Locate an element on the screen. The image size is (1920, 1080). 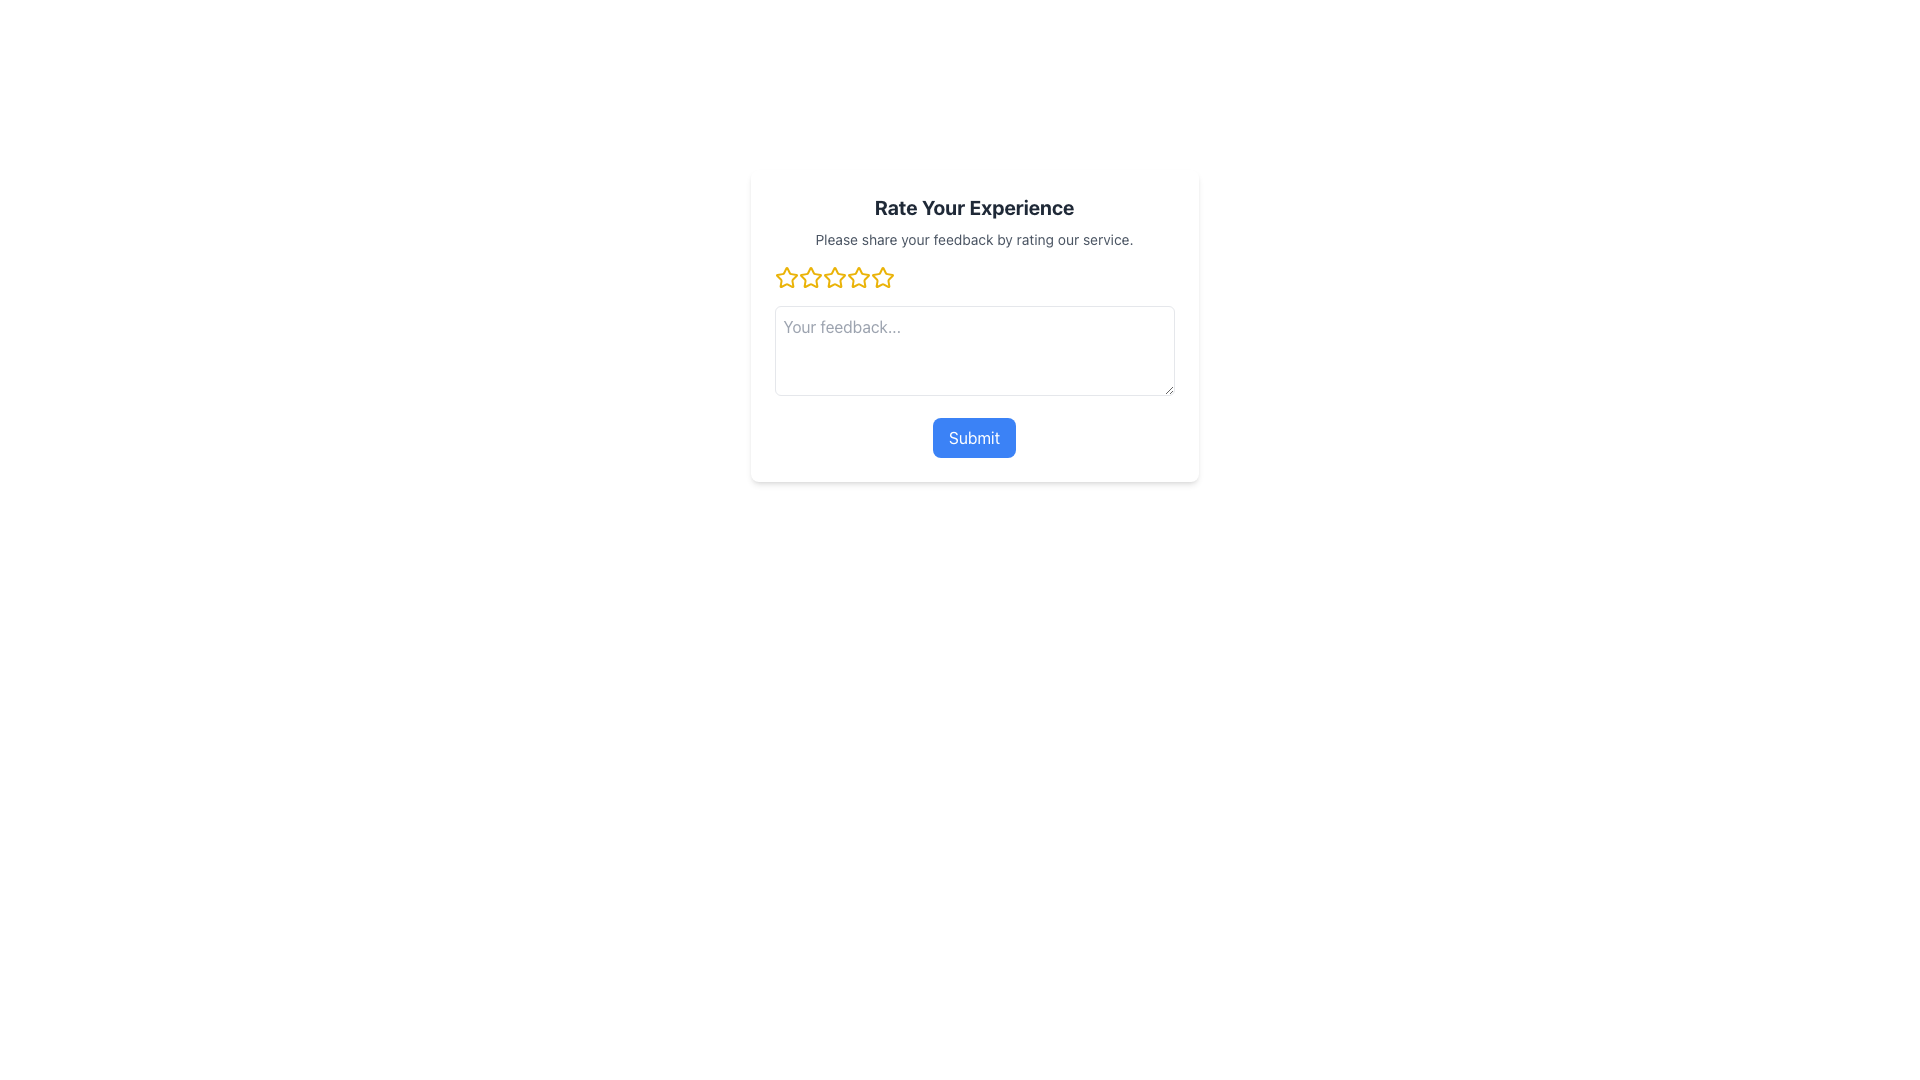
the third yellow star icon in the rating component is located at coordinates (834, 277).